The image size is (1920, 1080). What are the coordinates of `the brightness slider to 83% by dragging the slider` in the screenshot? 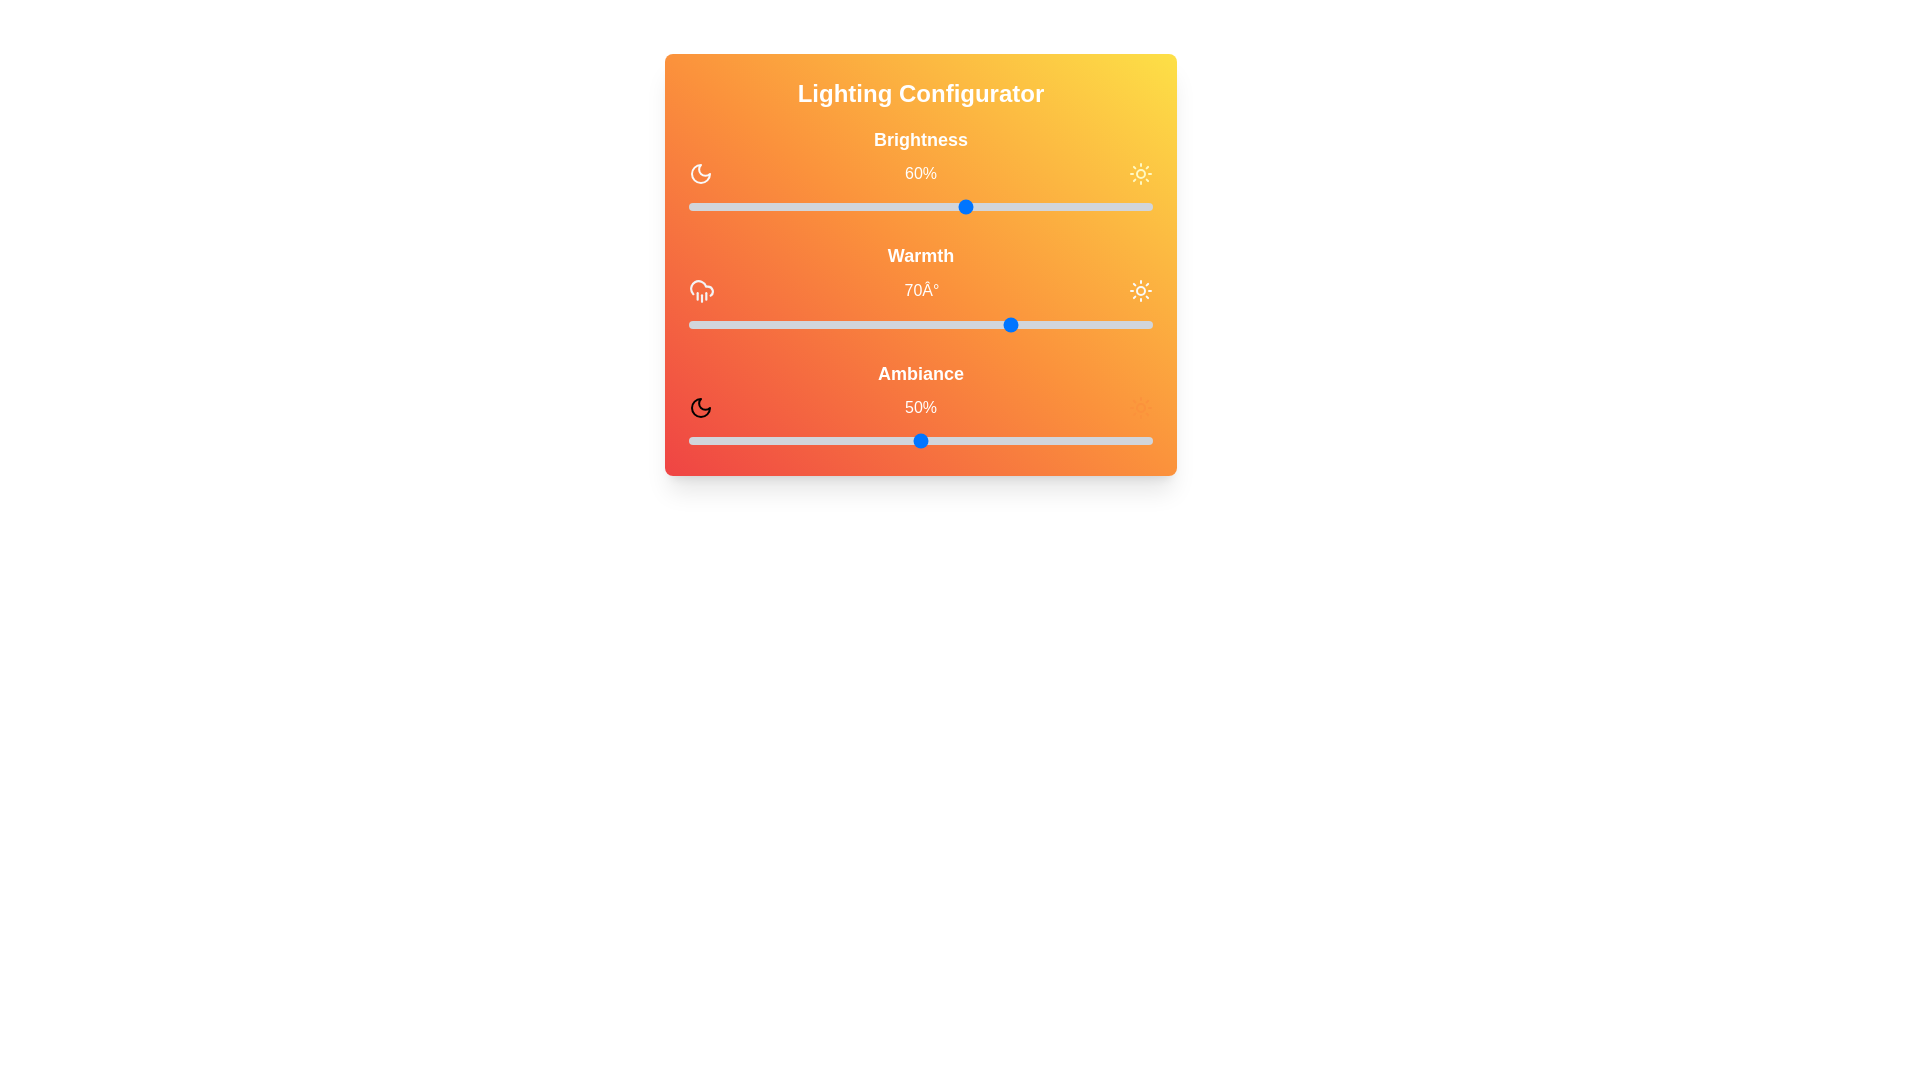 It's located at (1073, 207).